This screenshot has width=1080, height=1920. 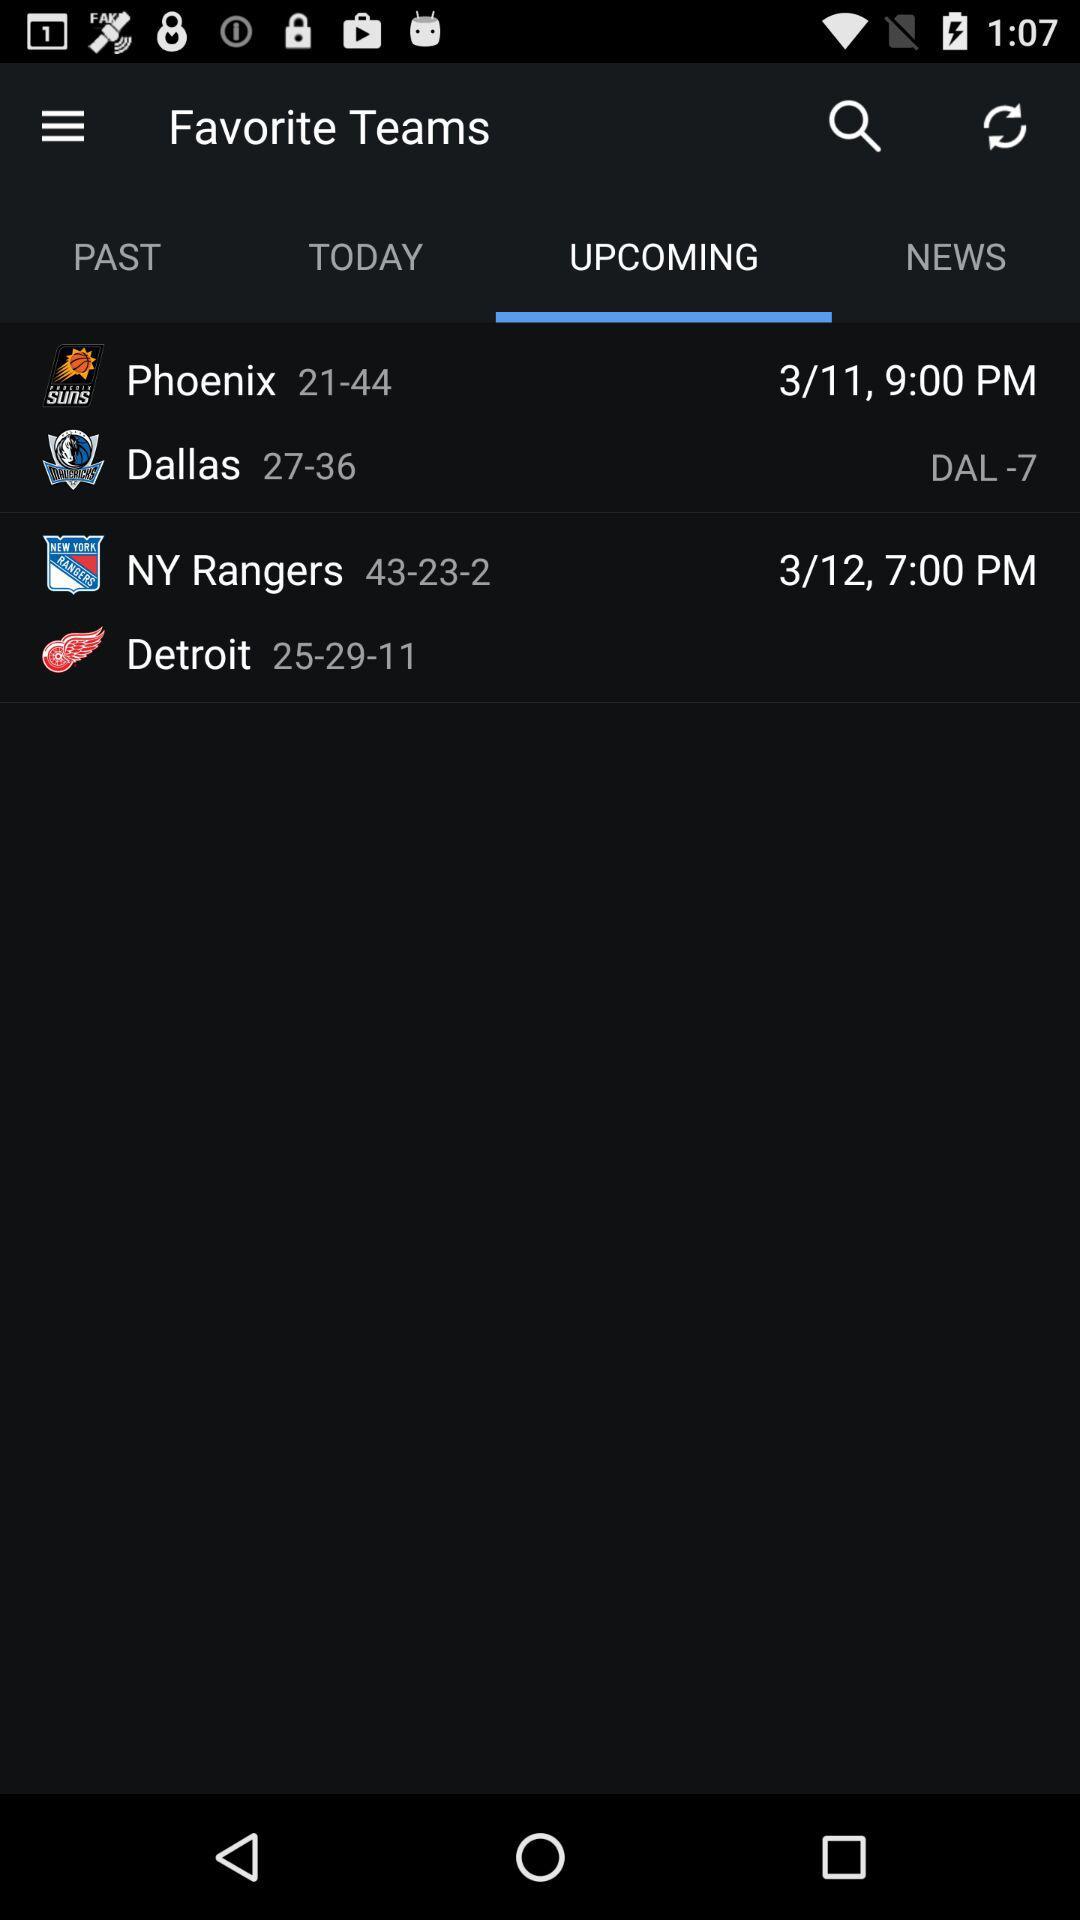 I want to click on the item below the 3 11 9 app, so click(x=982, y=465).